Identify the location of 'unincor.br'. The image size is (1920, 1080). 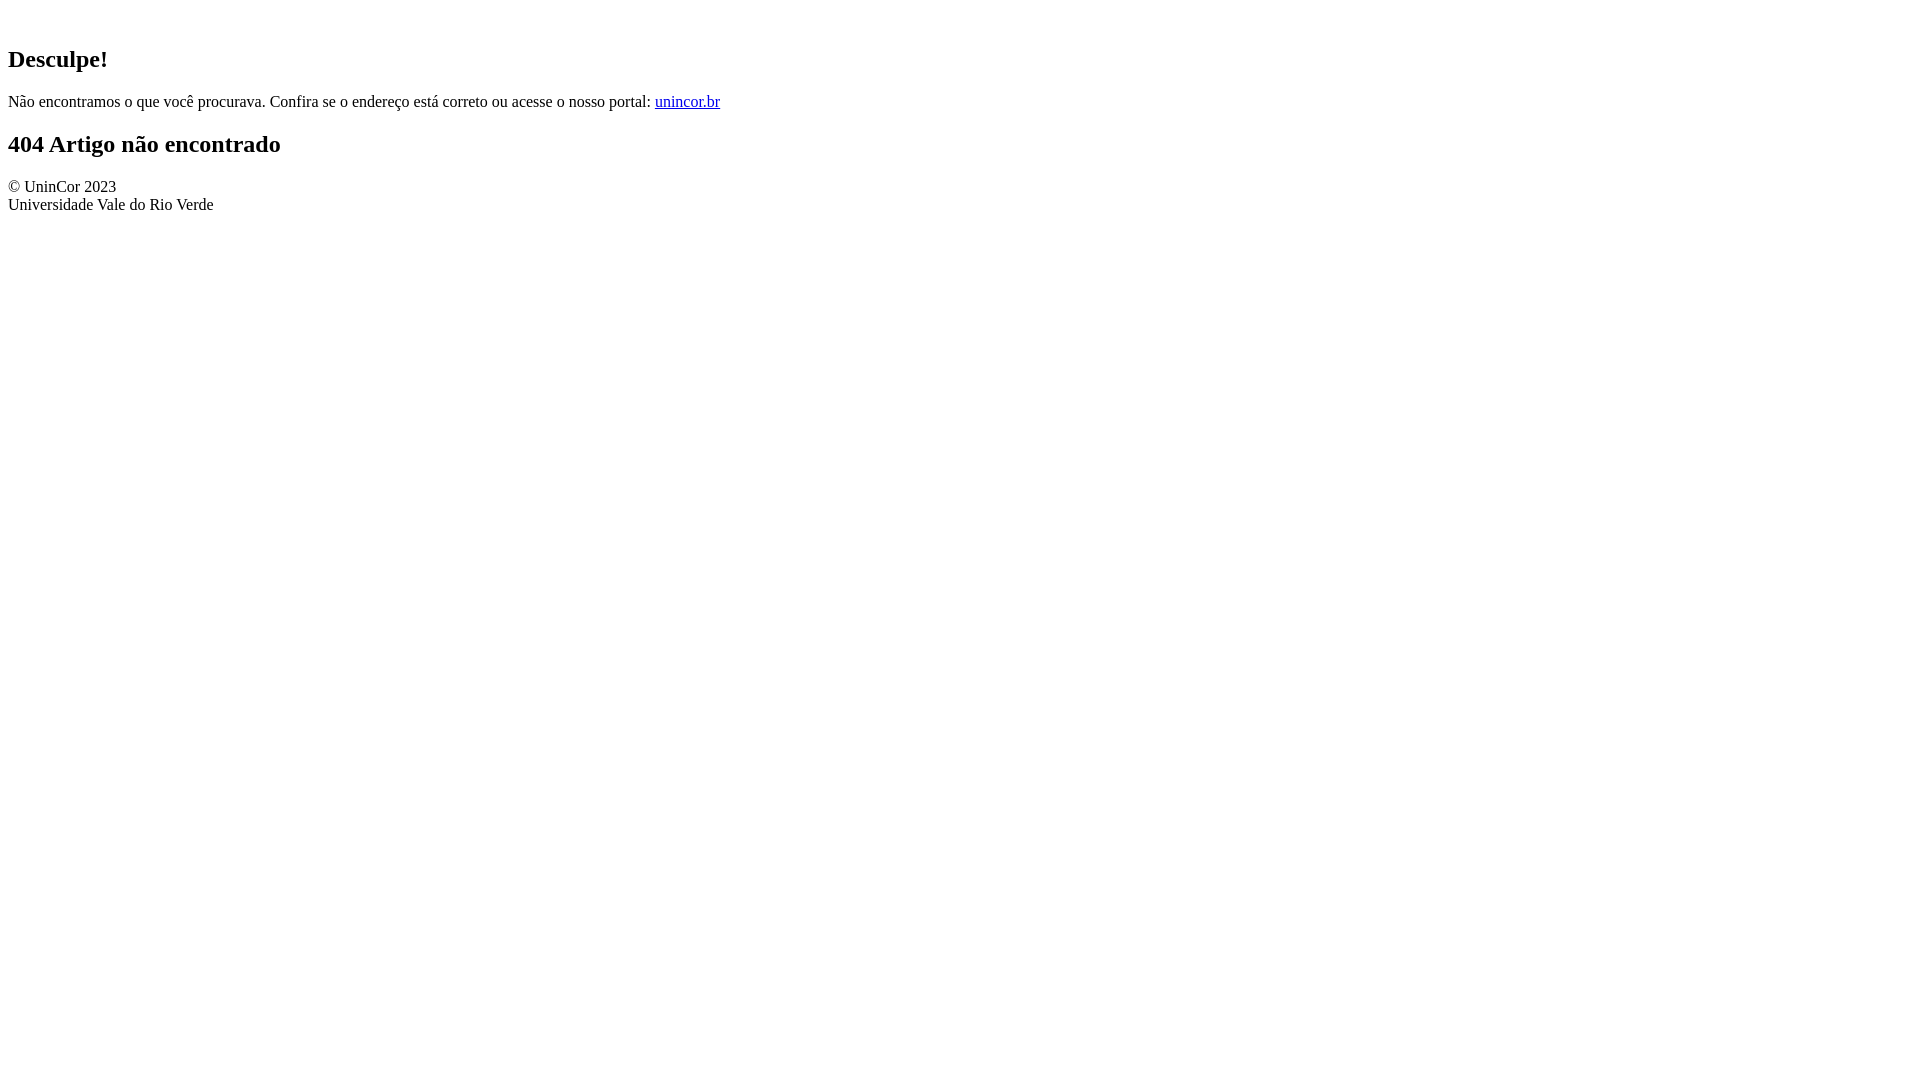
(687, 101).